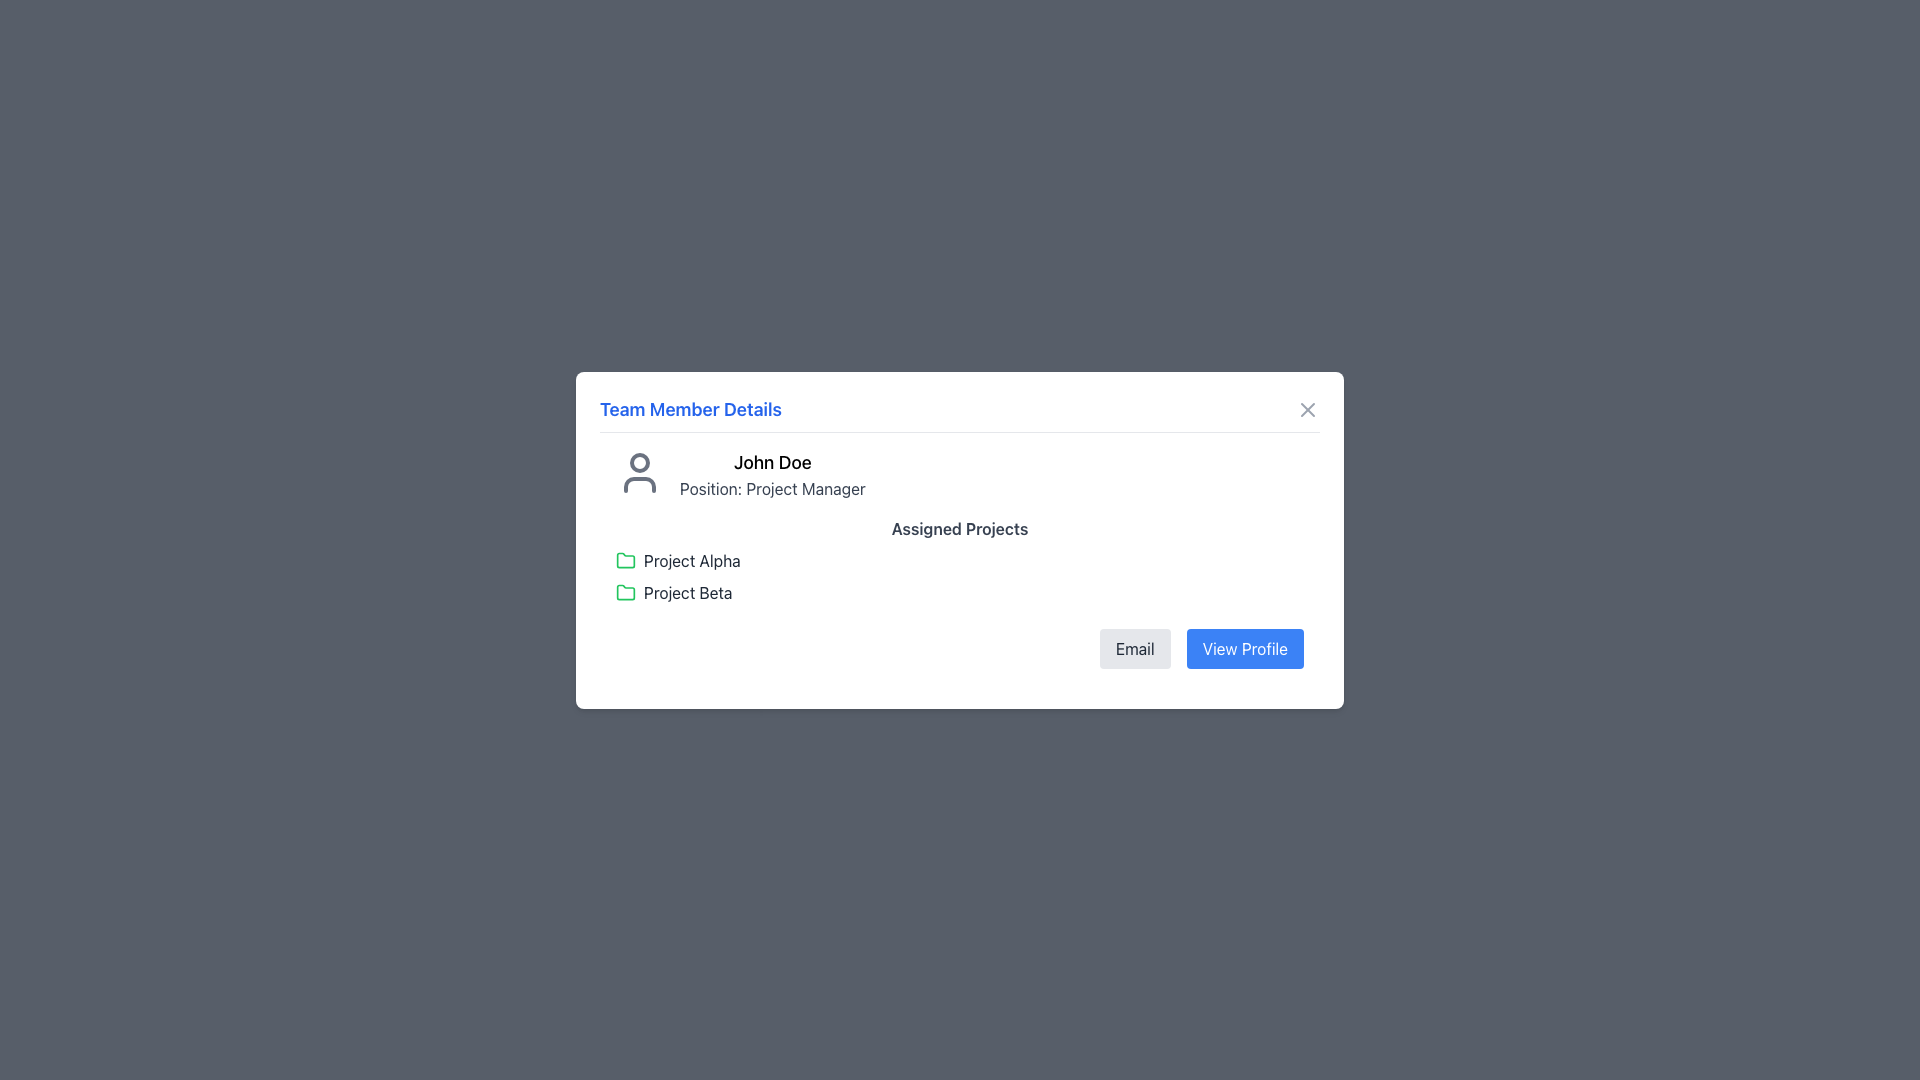  What do you see at coordinates (638, 472) in the screenshot?
I see `the grayscale user icon located to the left of the text section containing 'John Doe' and 'Position: Project Manager'` at bounding box center [638, 472].